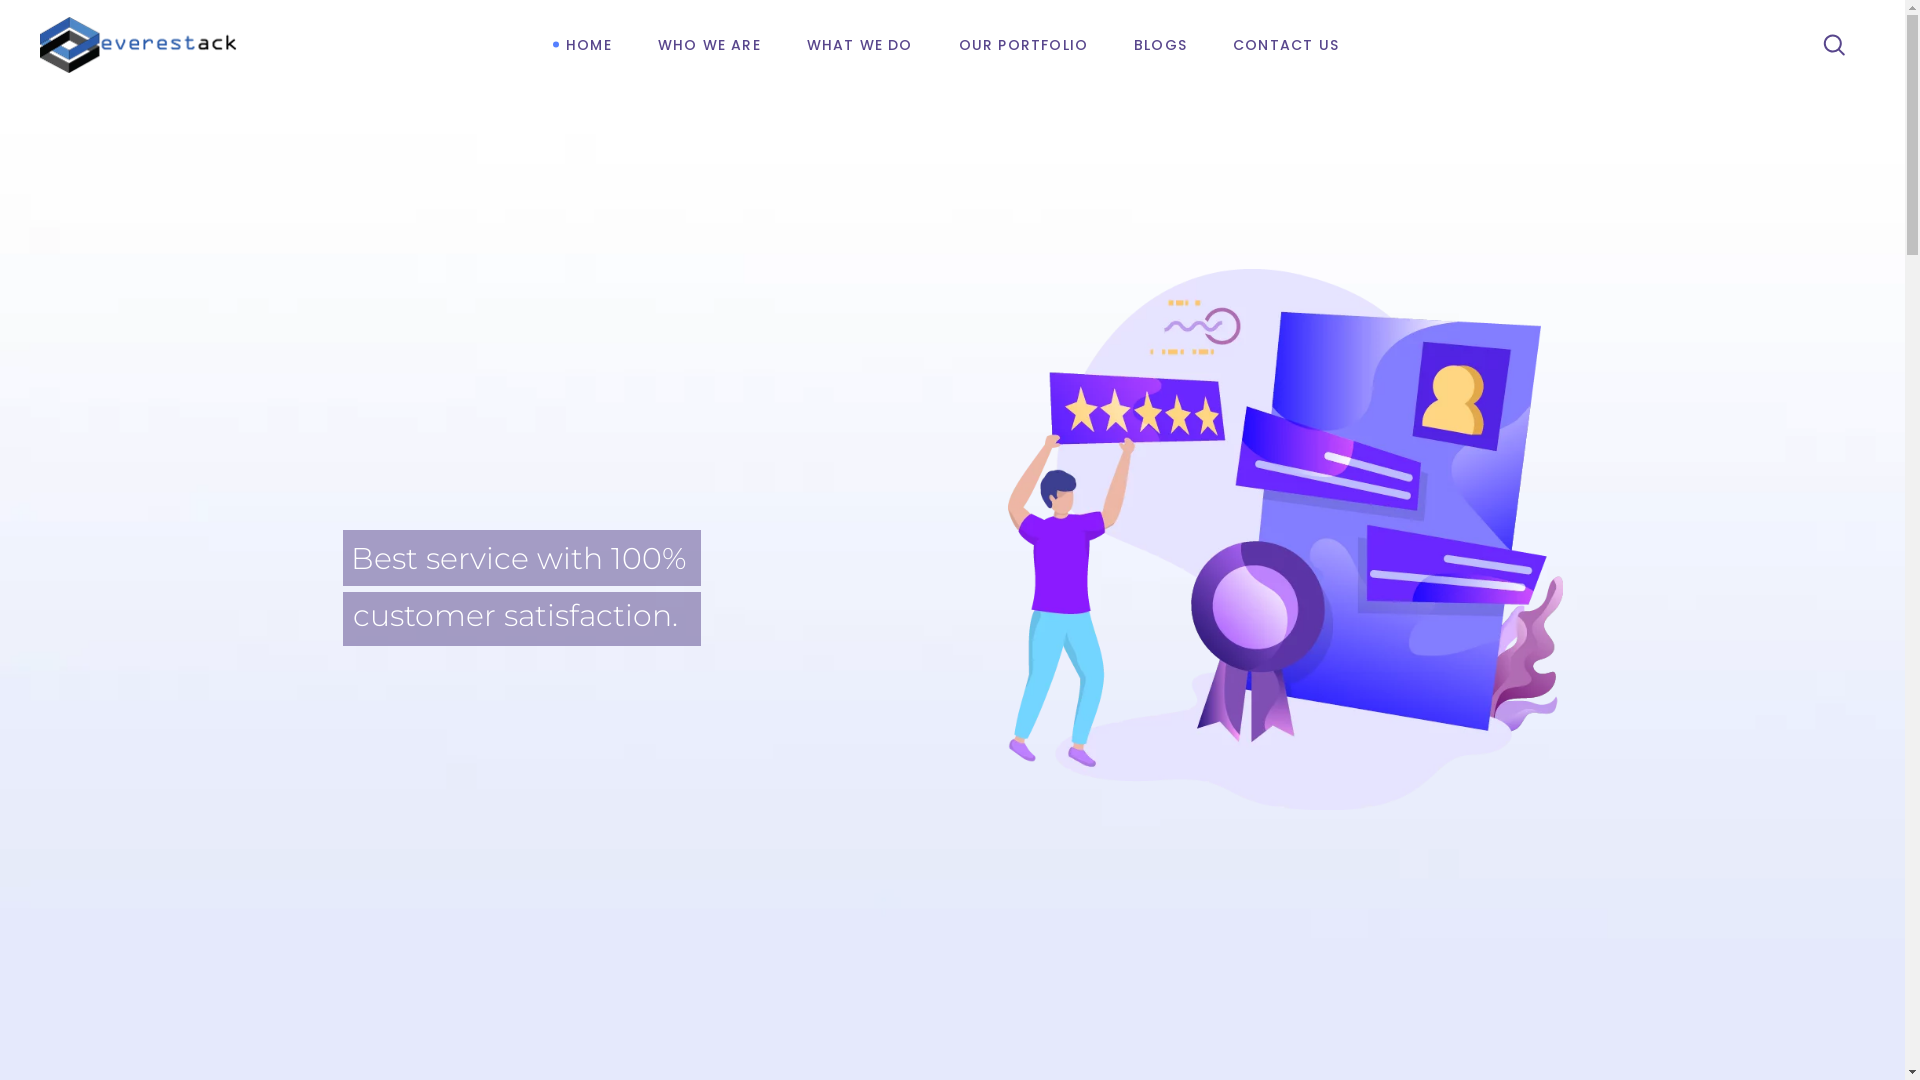  I want to click on 'HOME', so click(588, 45).